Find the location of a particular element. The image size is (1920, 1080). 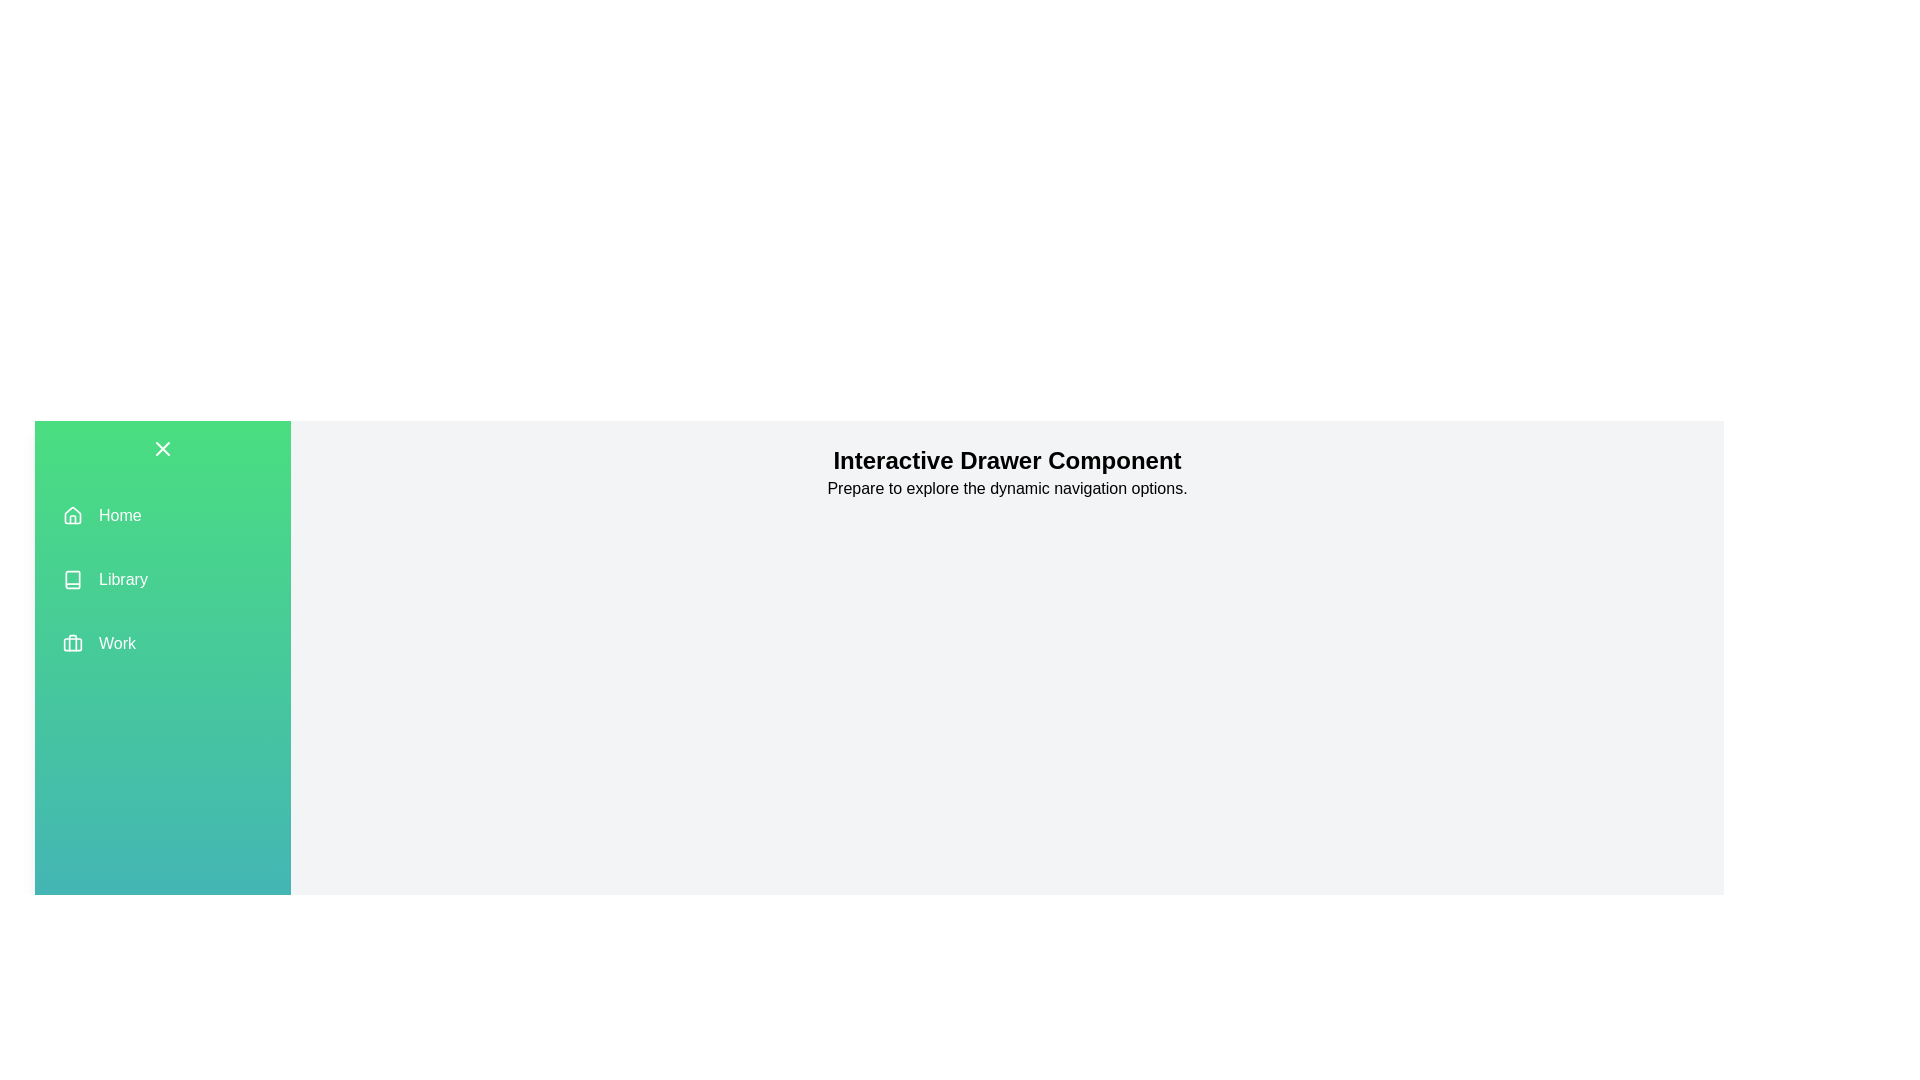

the menu item Home to observe its hover effect is located at coordinates (163, 515).